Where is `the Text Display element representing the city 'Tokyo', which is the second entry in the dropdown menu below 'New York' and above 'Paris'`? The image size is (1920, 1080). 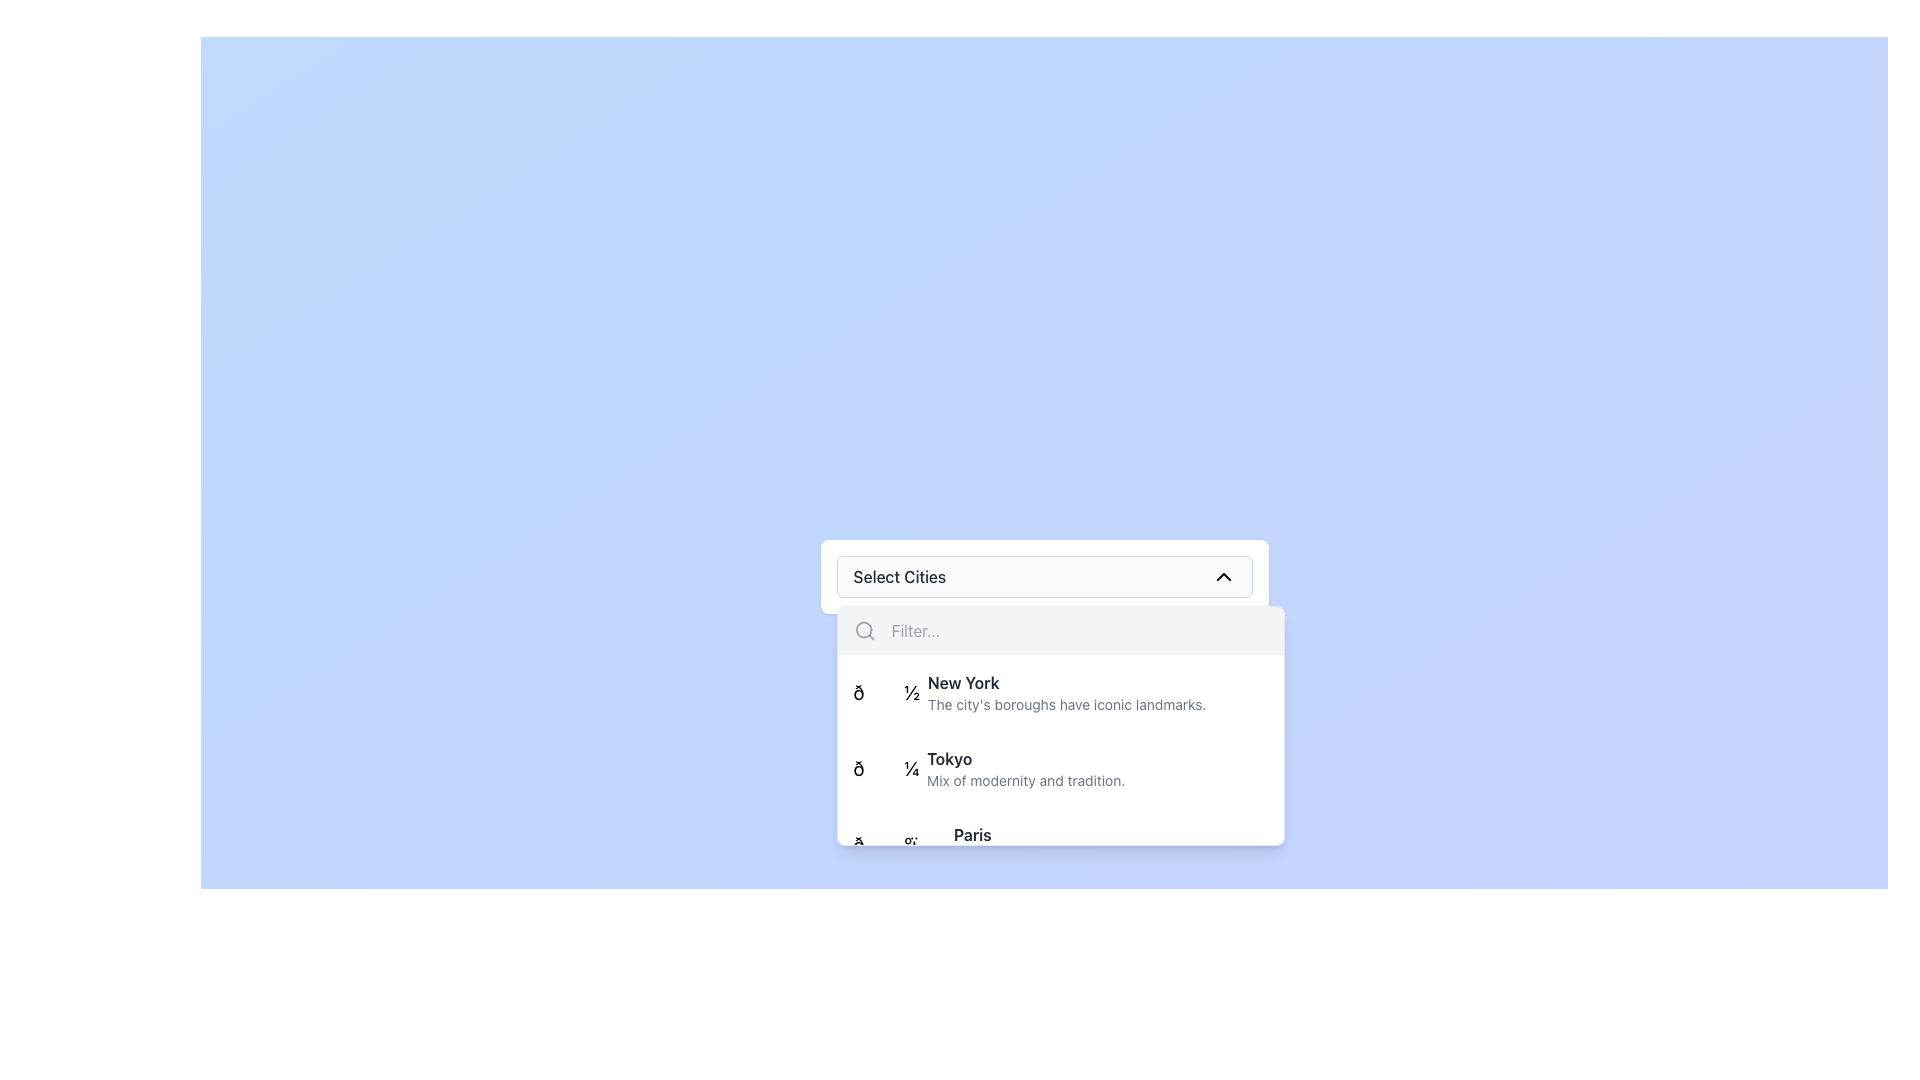 the Text Display element representing the city 'Tokyo', which is the second entry in the dropdown menu below 'New York' and above 'Paris' is located at coordinates (1026, 767).